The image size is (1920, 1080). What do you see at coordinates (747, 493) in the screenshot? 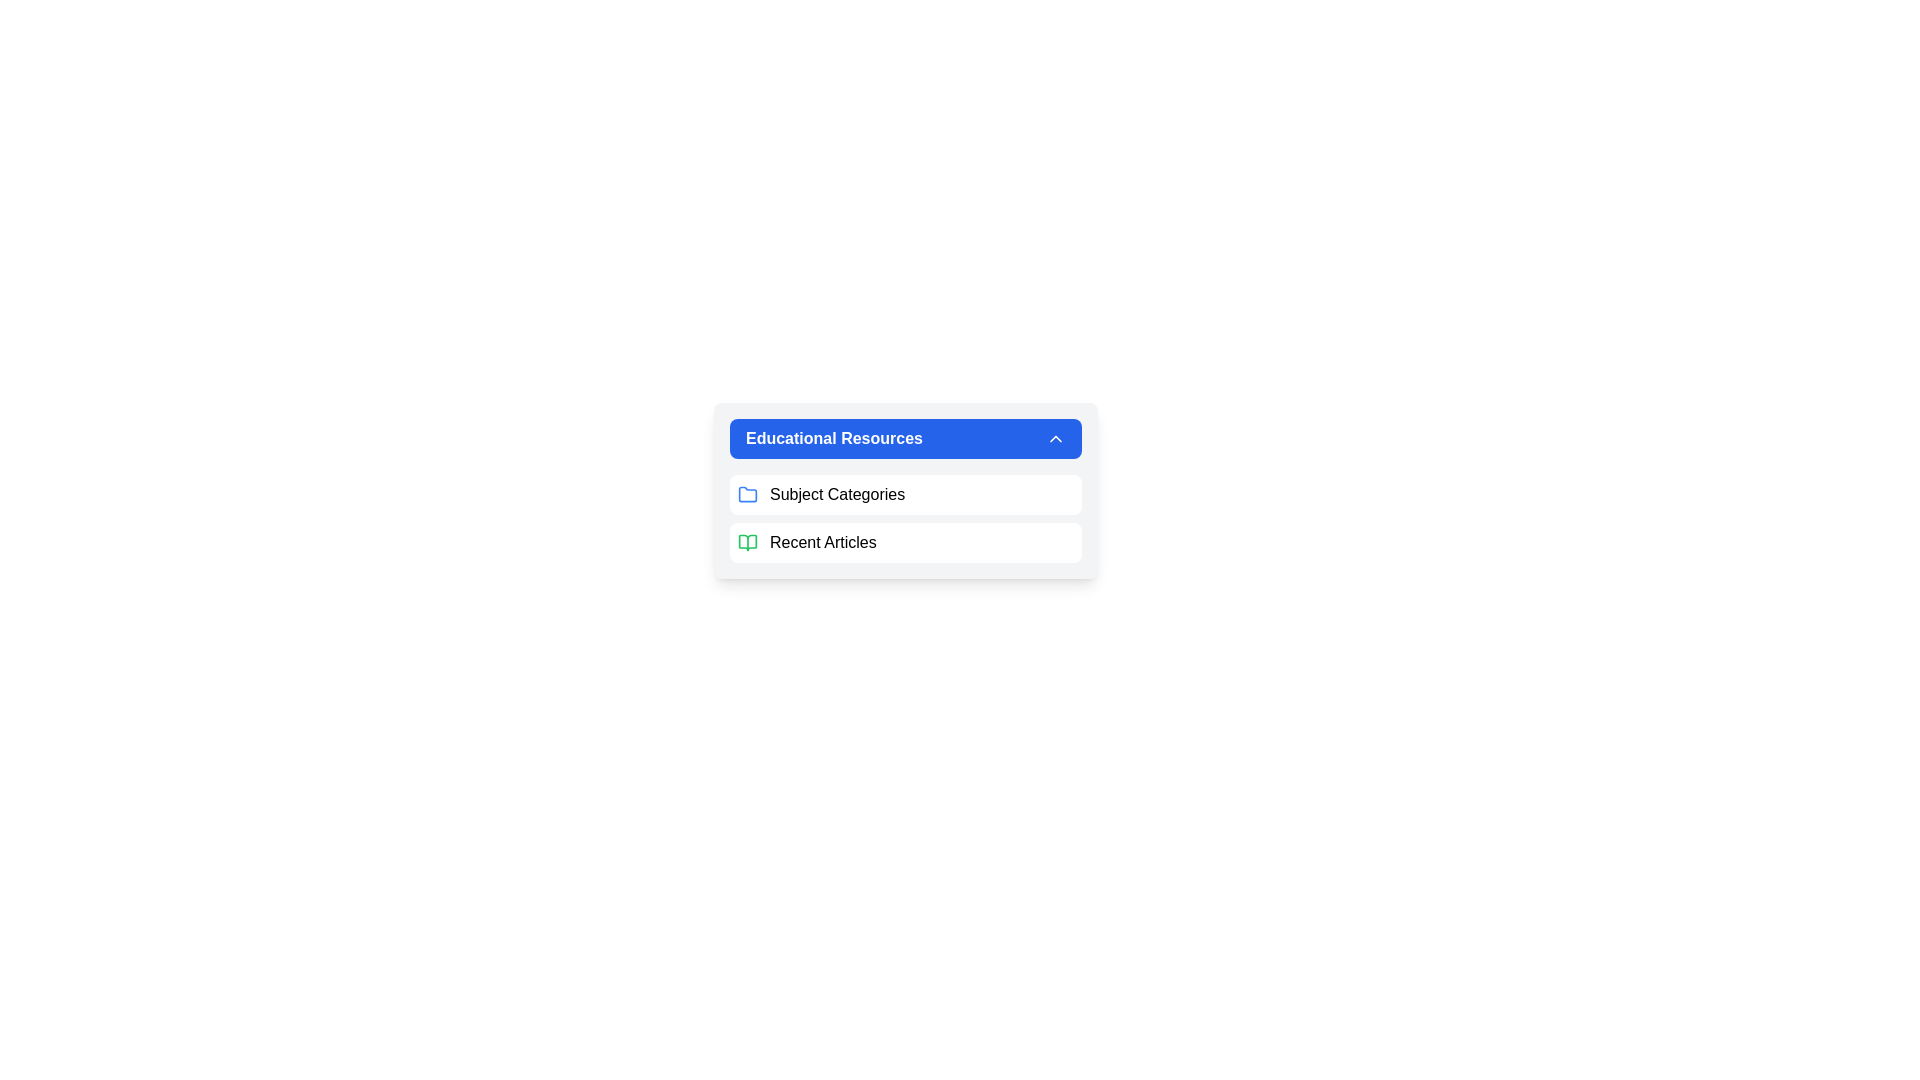
I see `the descriptive icon that visually complements the 'Educational Resources' button in the UI` at bounding box center [747, 493].